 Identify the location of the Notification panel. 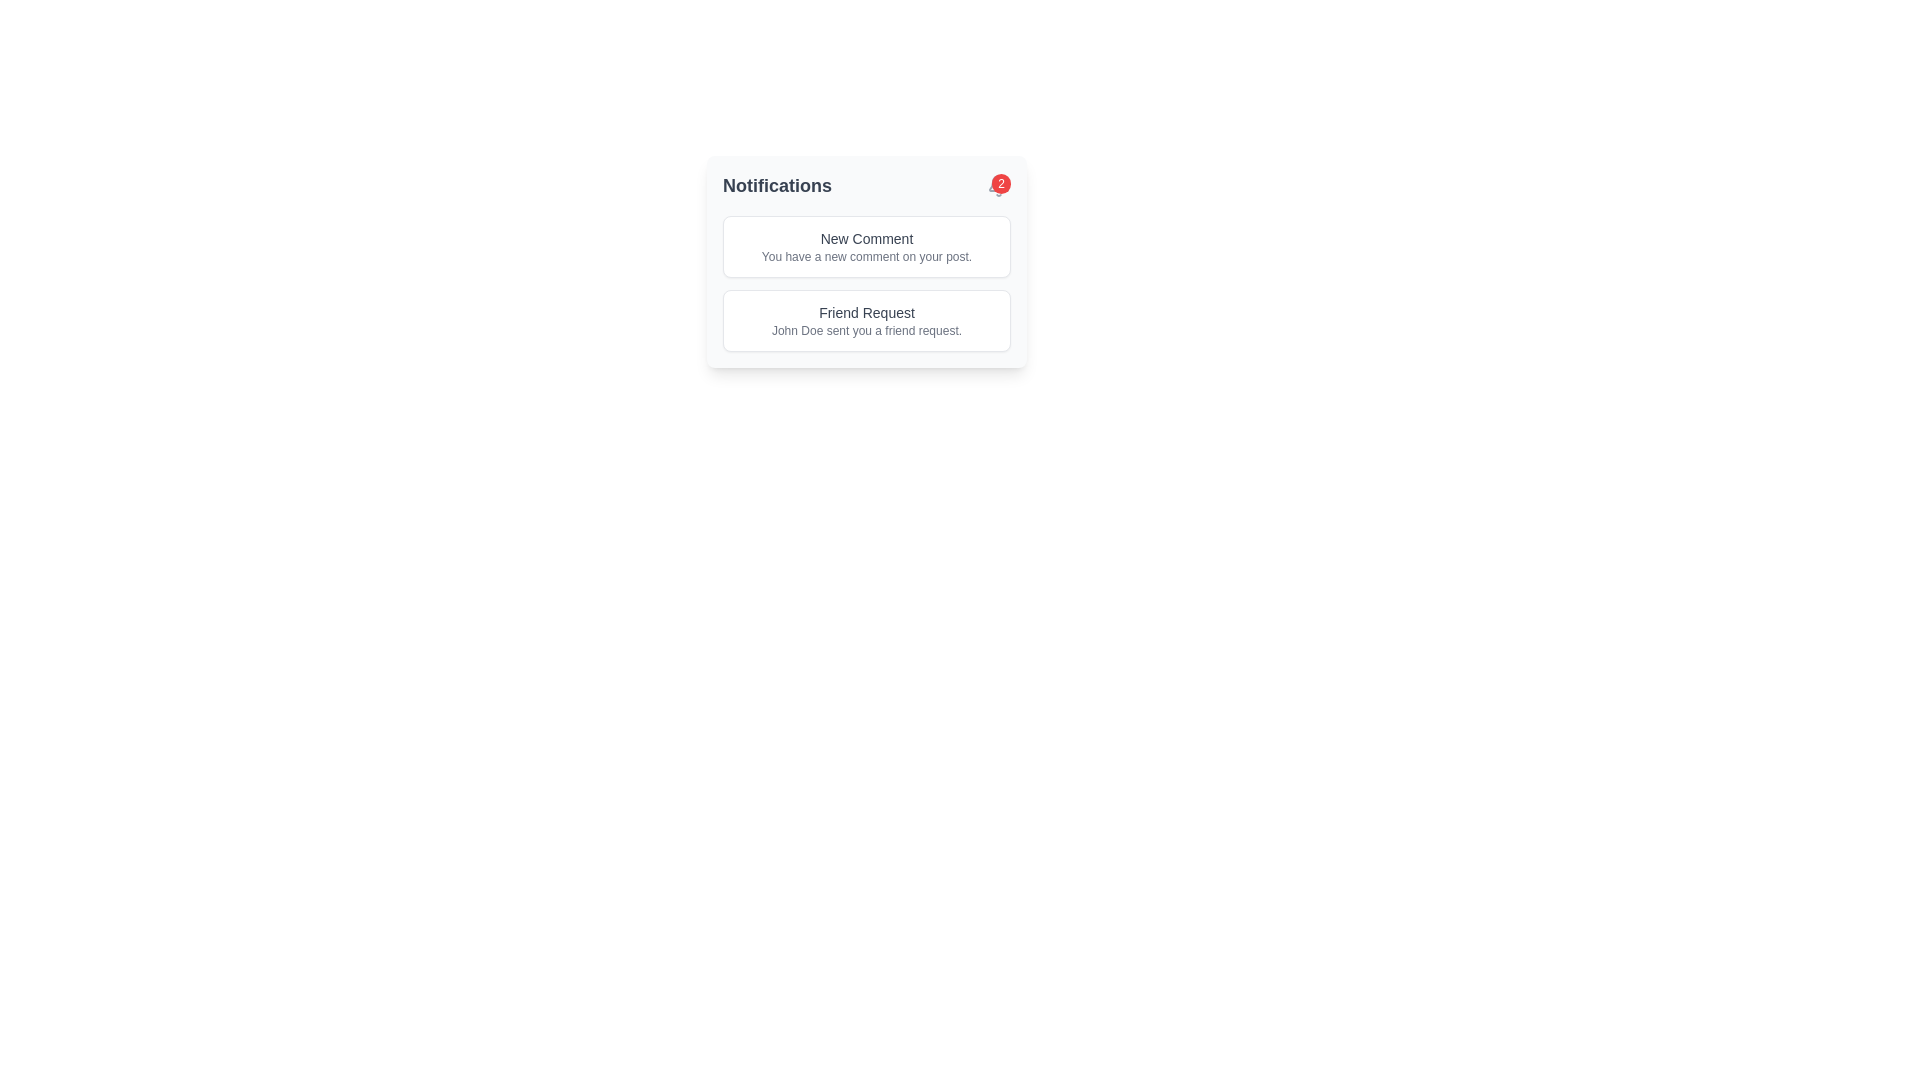
(867, 261).